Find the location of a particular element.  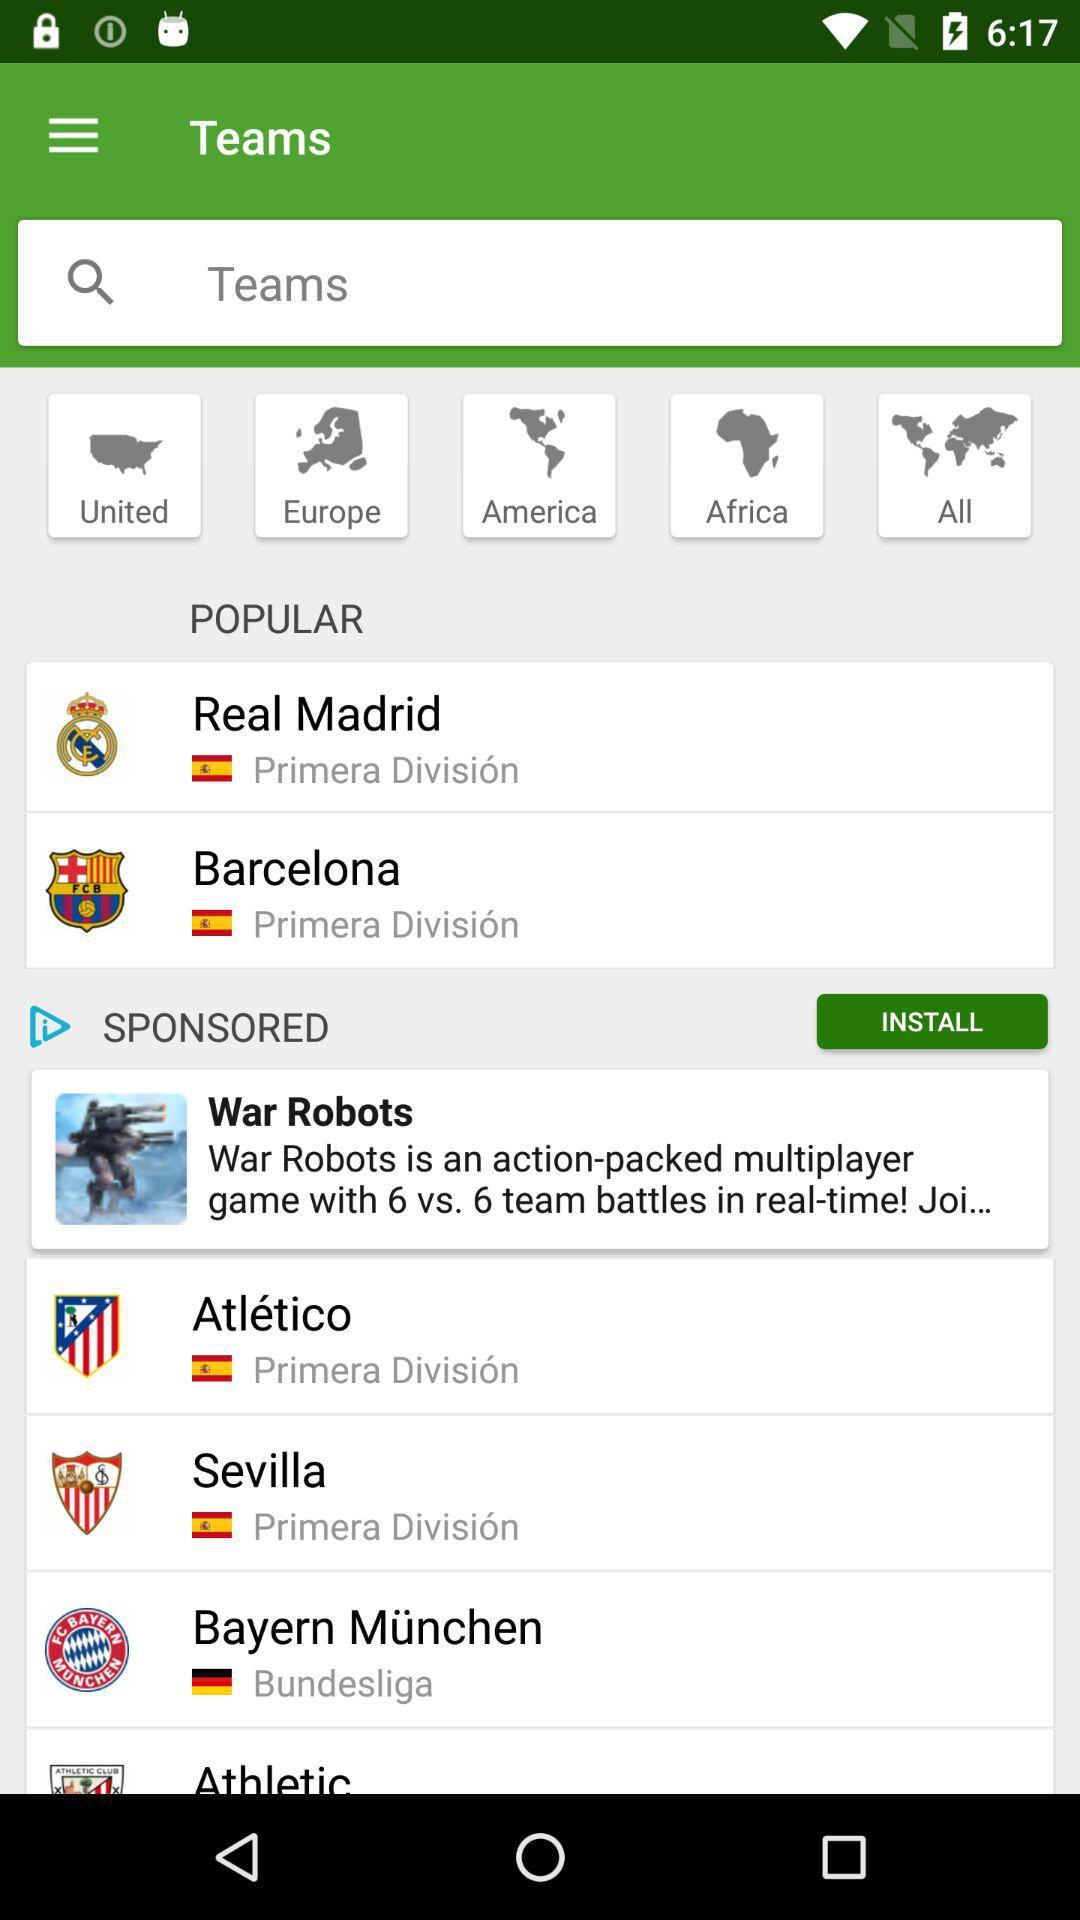

europe item is located at coordinates (330, 465).